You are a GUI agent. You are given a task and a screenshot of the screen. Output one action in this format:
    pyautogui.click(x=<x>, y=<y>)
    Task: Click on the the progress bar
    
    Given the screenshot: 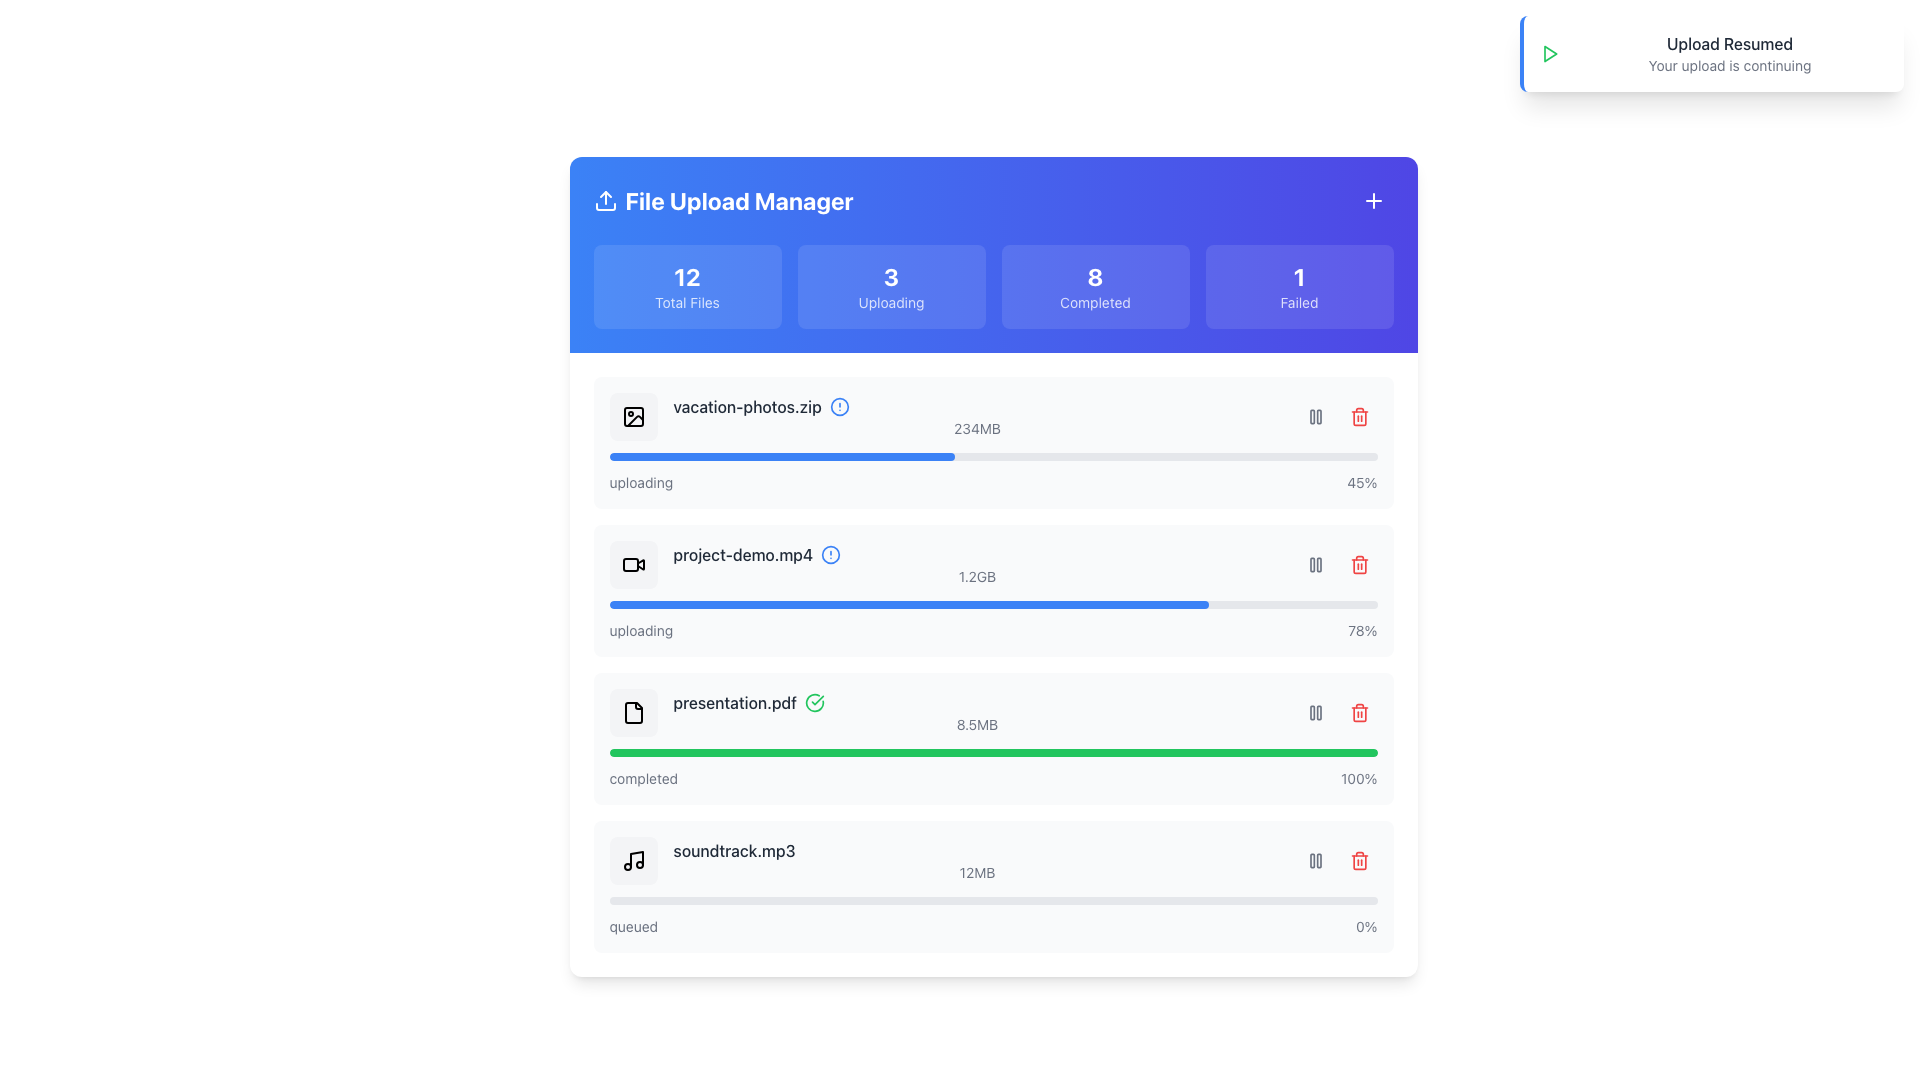 What is the action you would take?
    pyautogui.click(x=784, y=456)
    